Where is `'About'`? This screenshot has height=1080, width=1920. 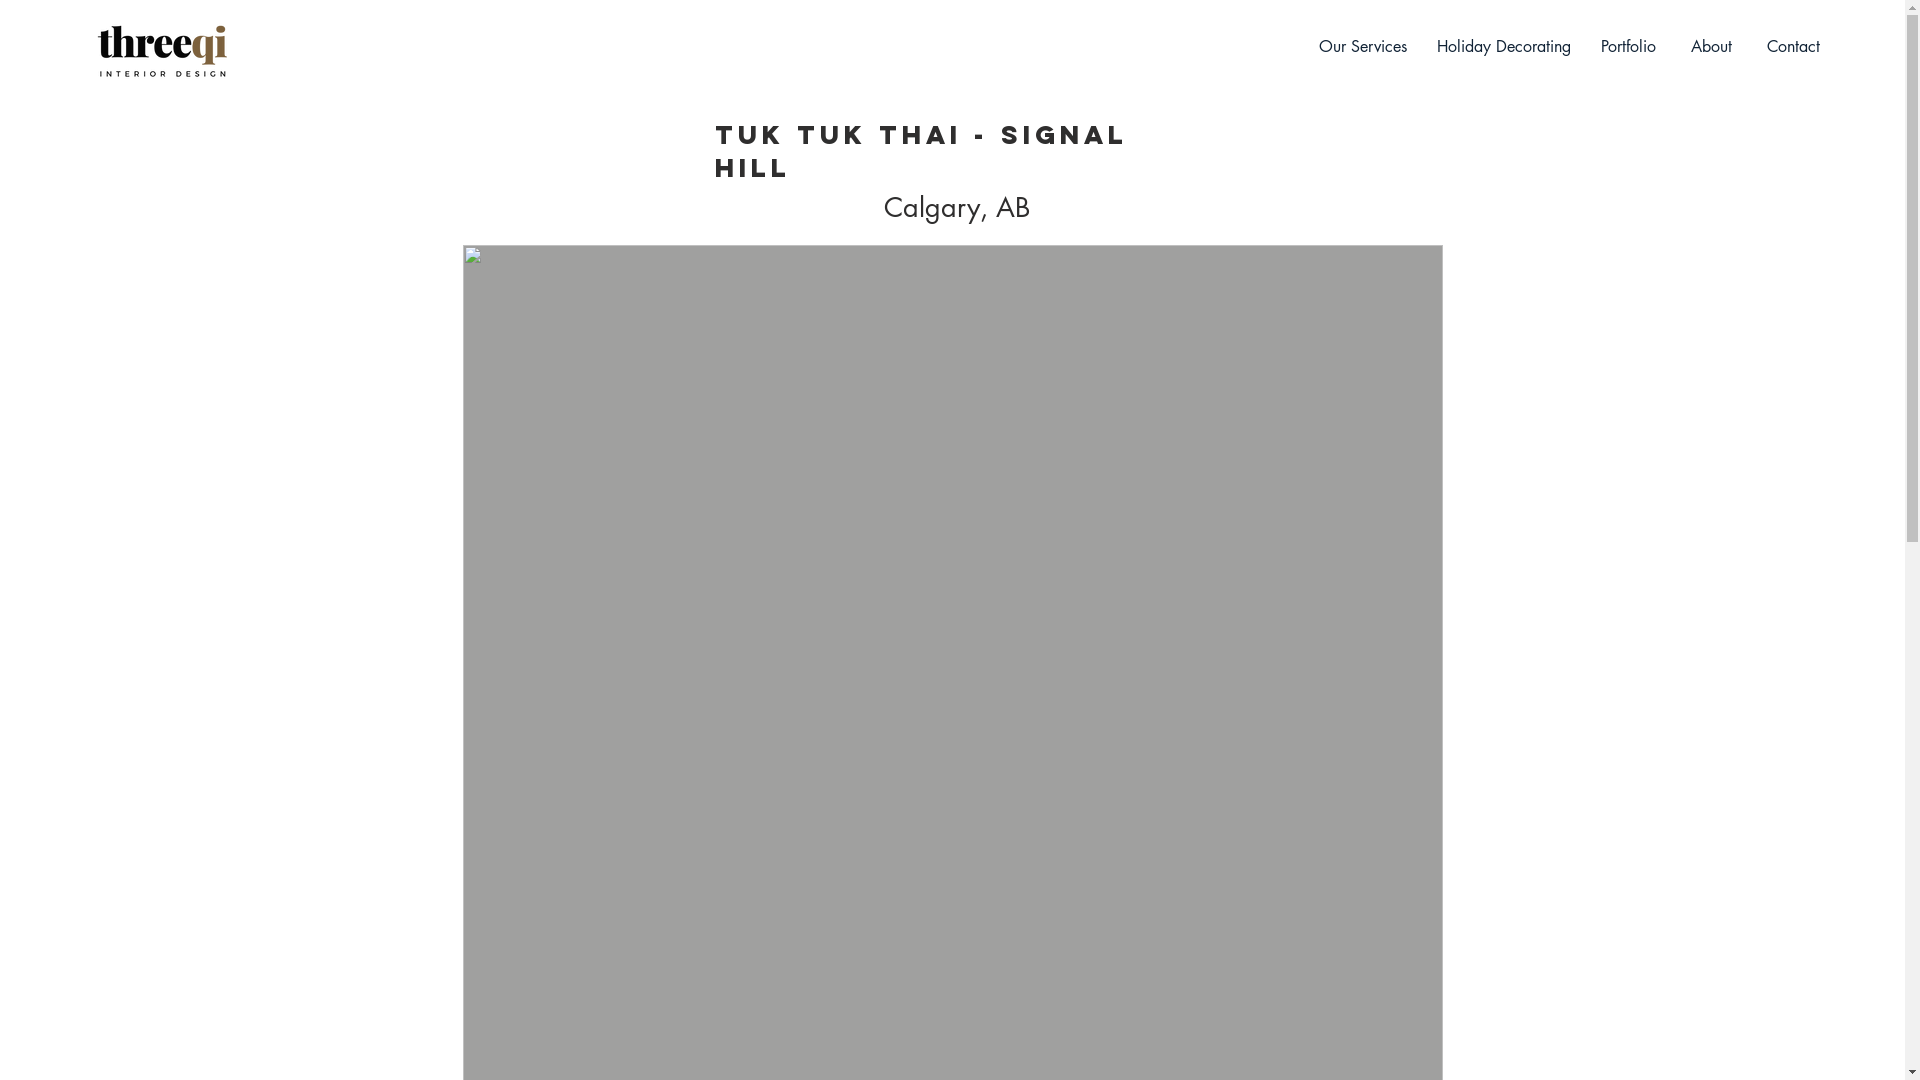 'About' is located at coordinates (1710, 45).